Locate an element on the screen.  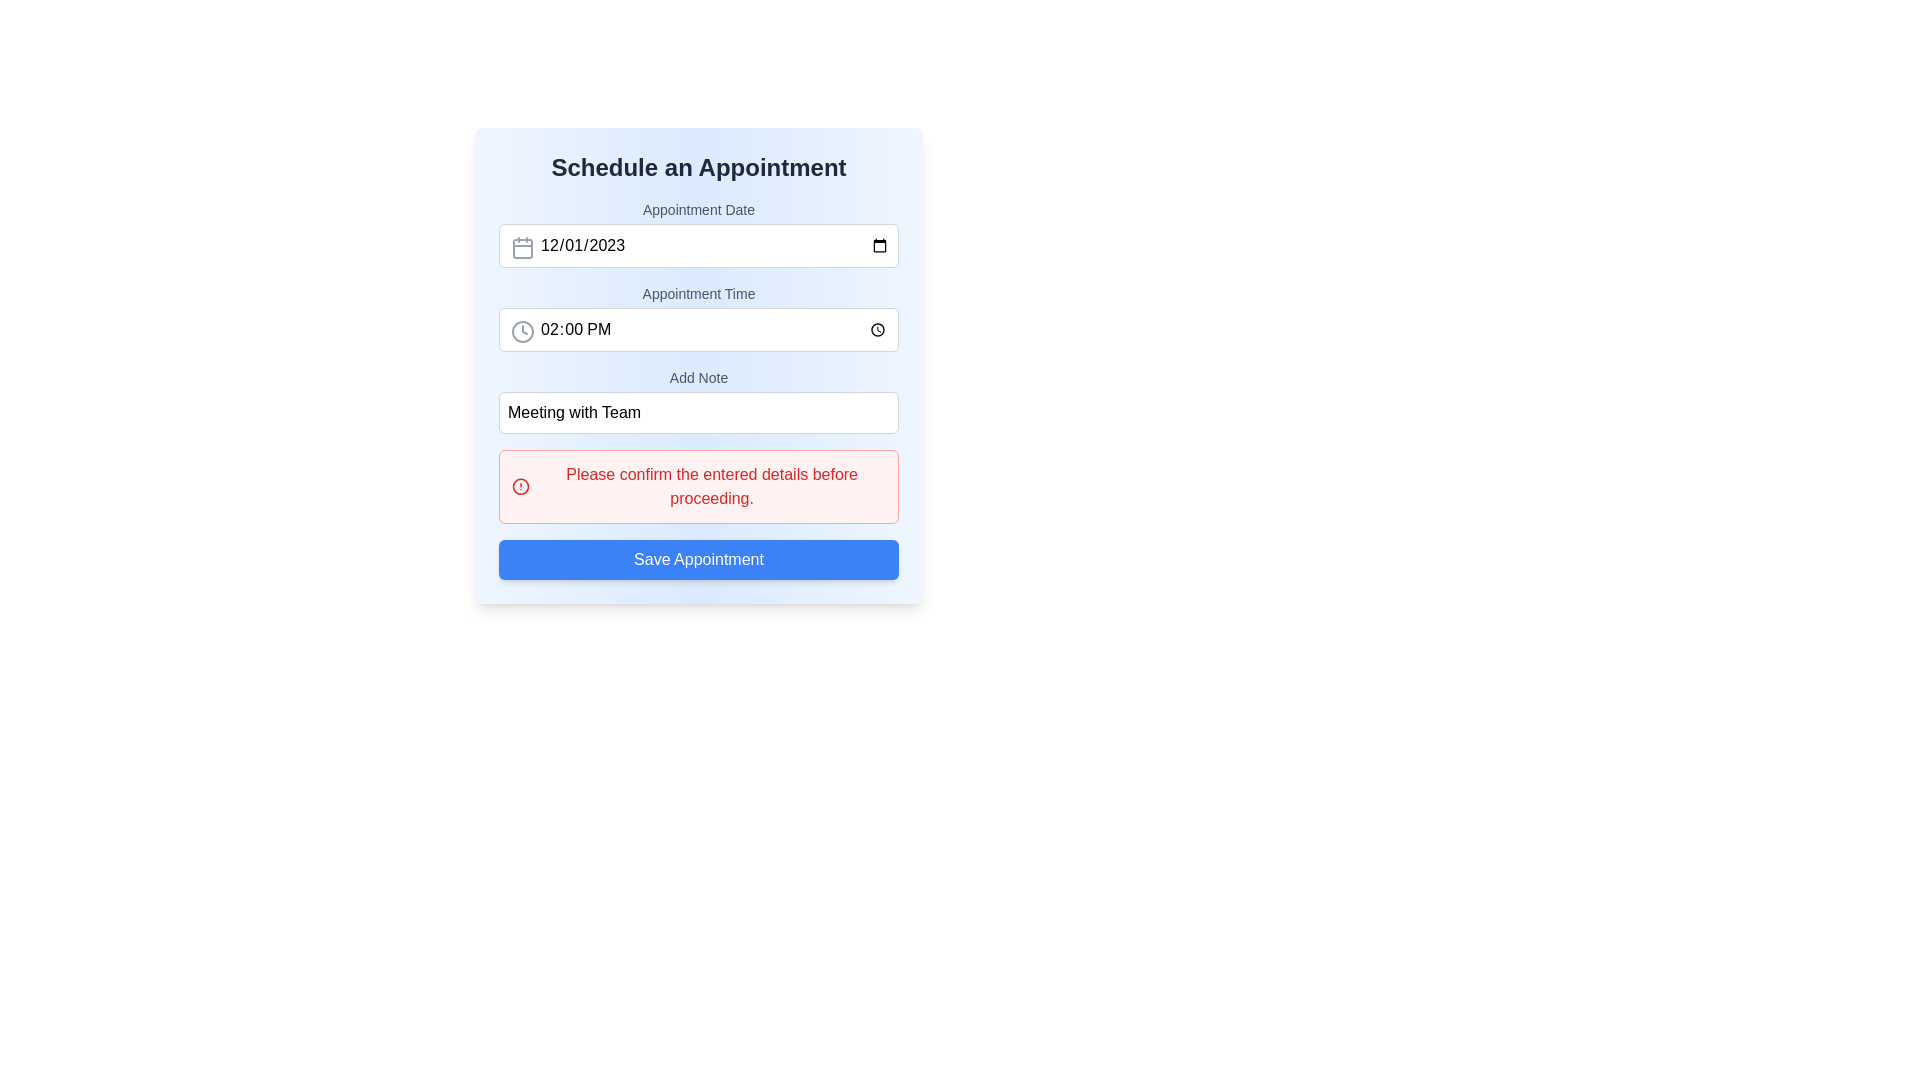
the circular shape representing the clock icon in the Appointment Time field for time selection is located at coordinates (523, 330).